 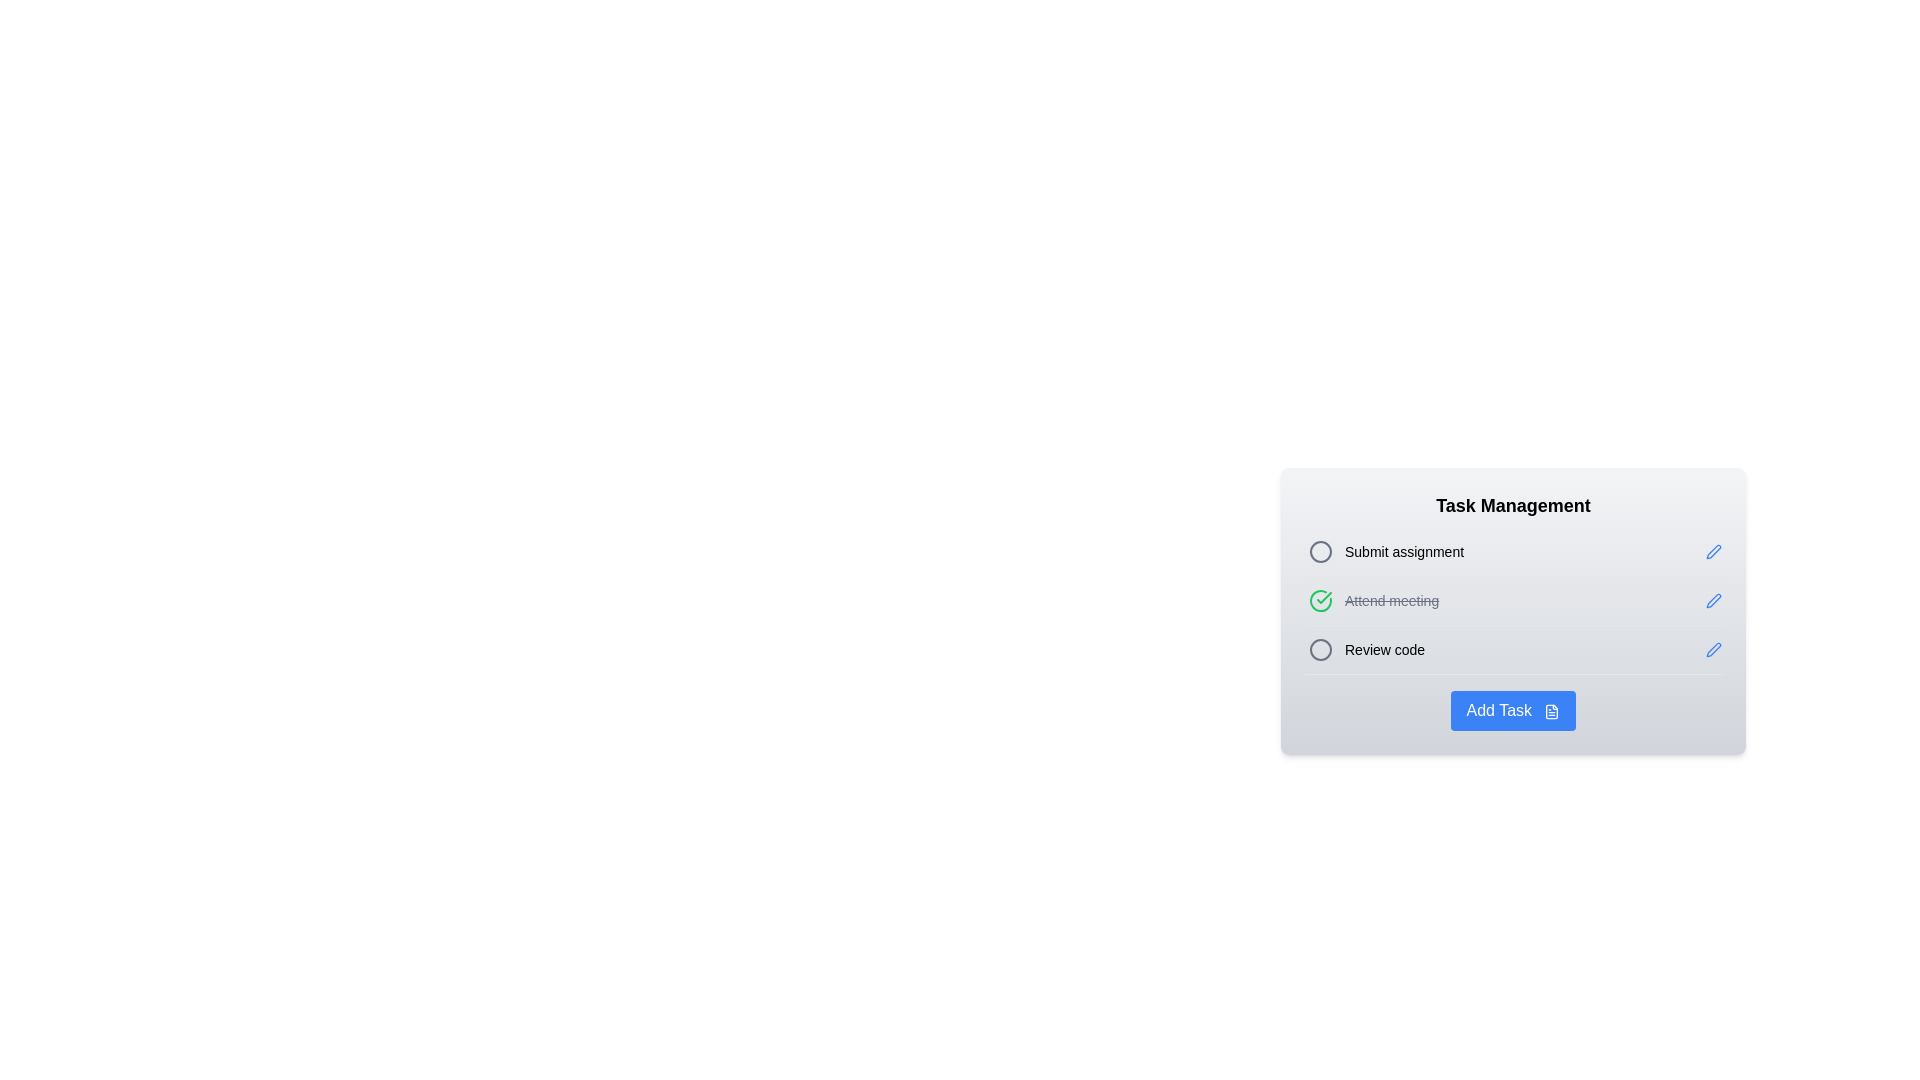 What do you see at coordinates (1712, 650) in the screenshot?
I see `the edit button located in the 'Task Management' section, which is aligned to the far-right side of the third row, next to the 'Review code' label` at bounding box center [1712, 650].